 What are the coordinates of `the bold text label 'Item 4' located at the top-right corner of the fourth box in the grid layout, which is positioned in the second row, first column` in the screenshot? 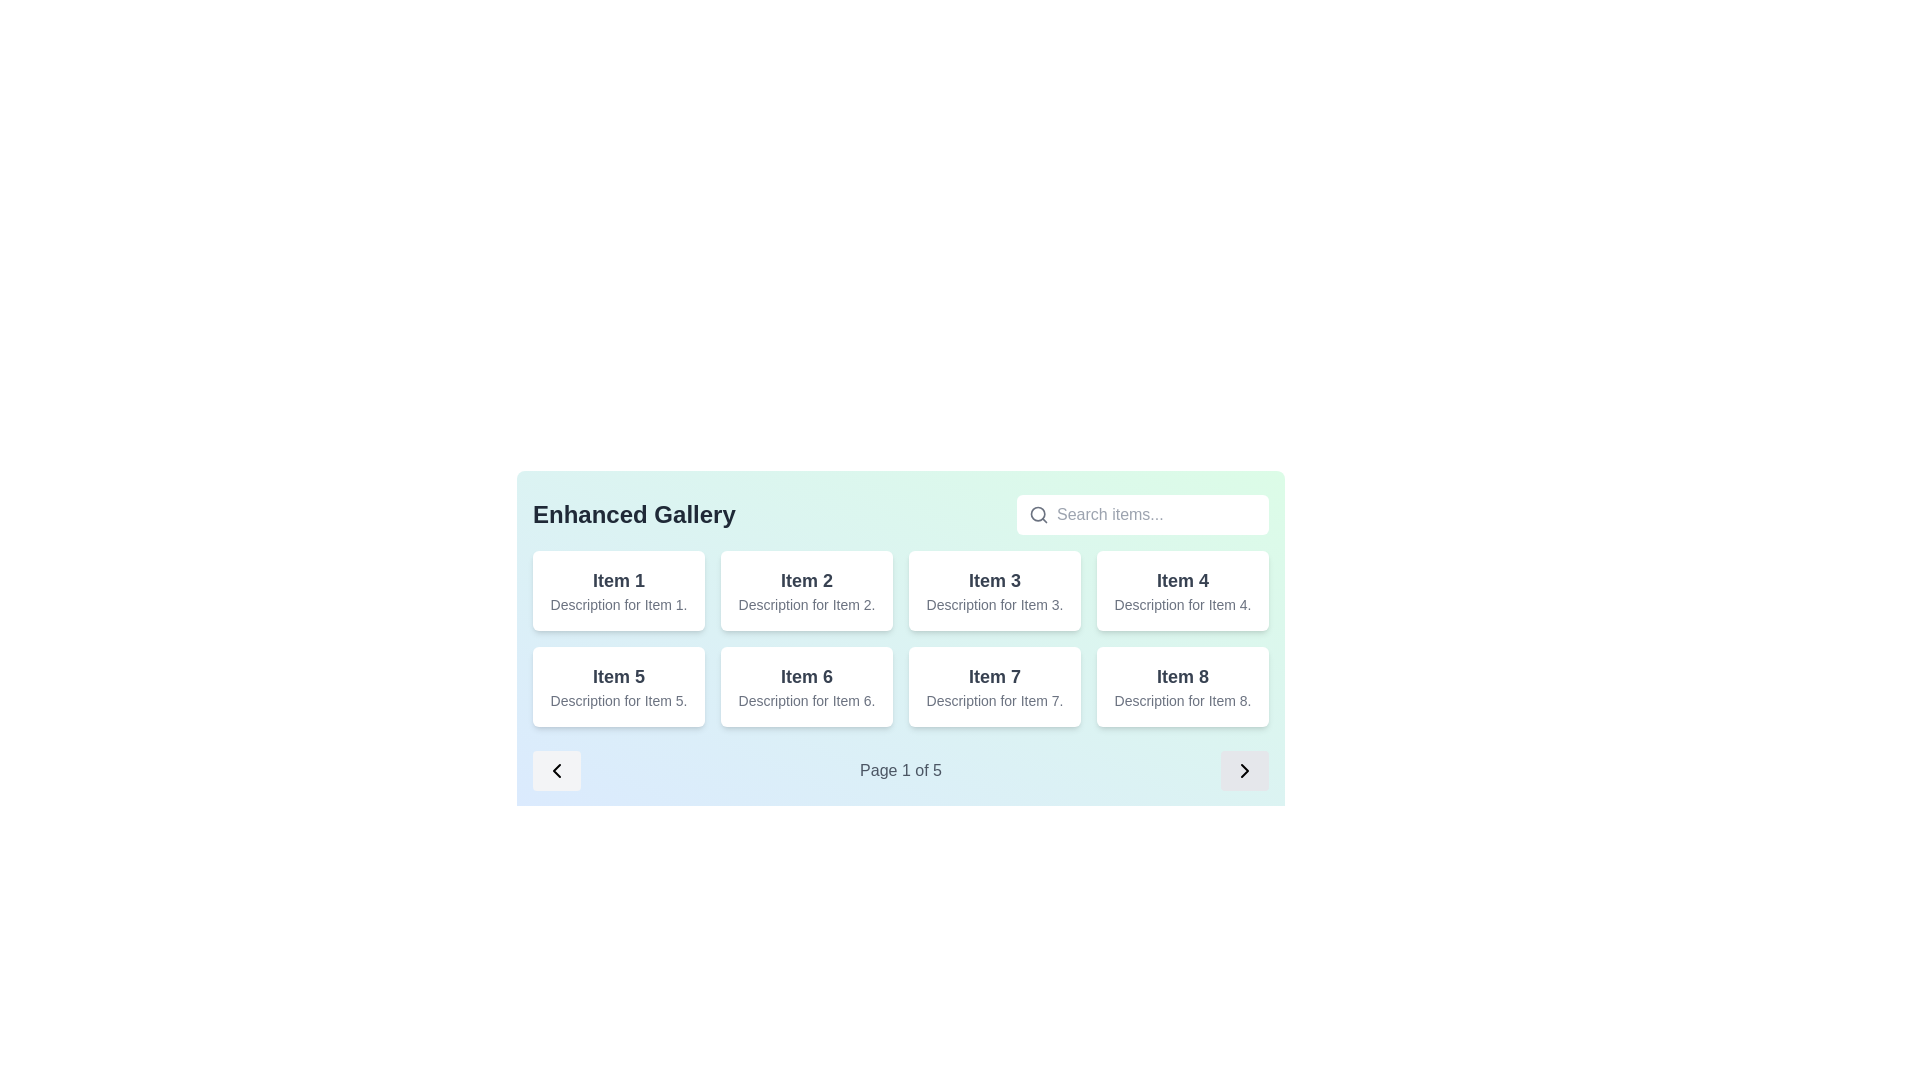 It's located at (1182, 581).